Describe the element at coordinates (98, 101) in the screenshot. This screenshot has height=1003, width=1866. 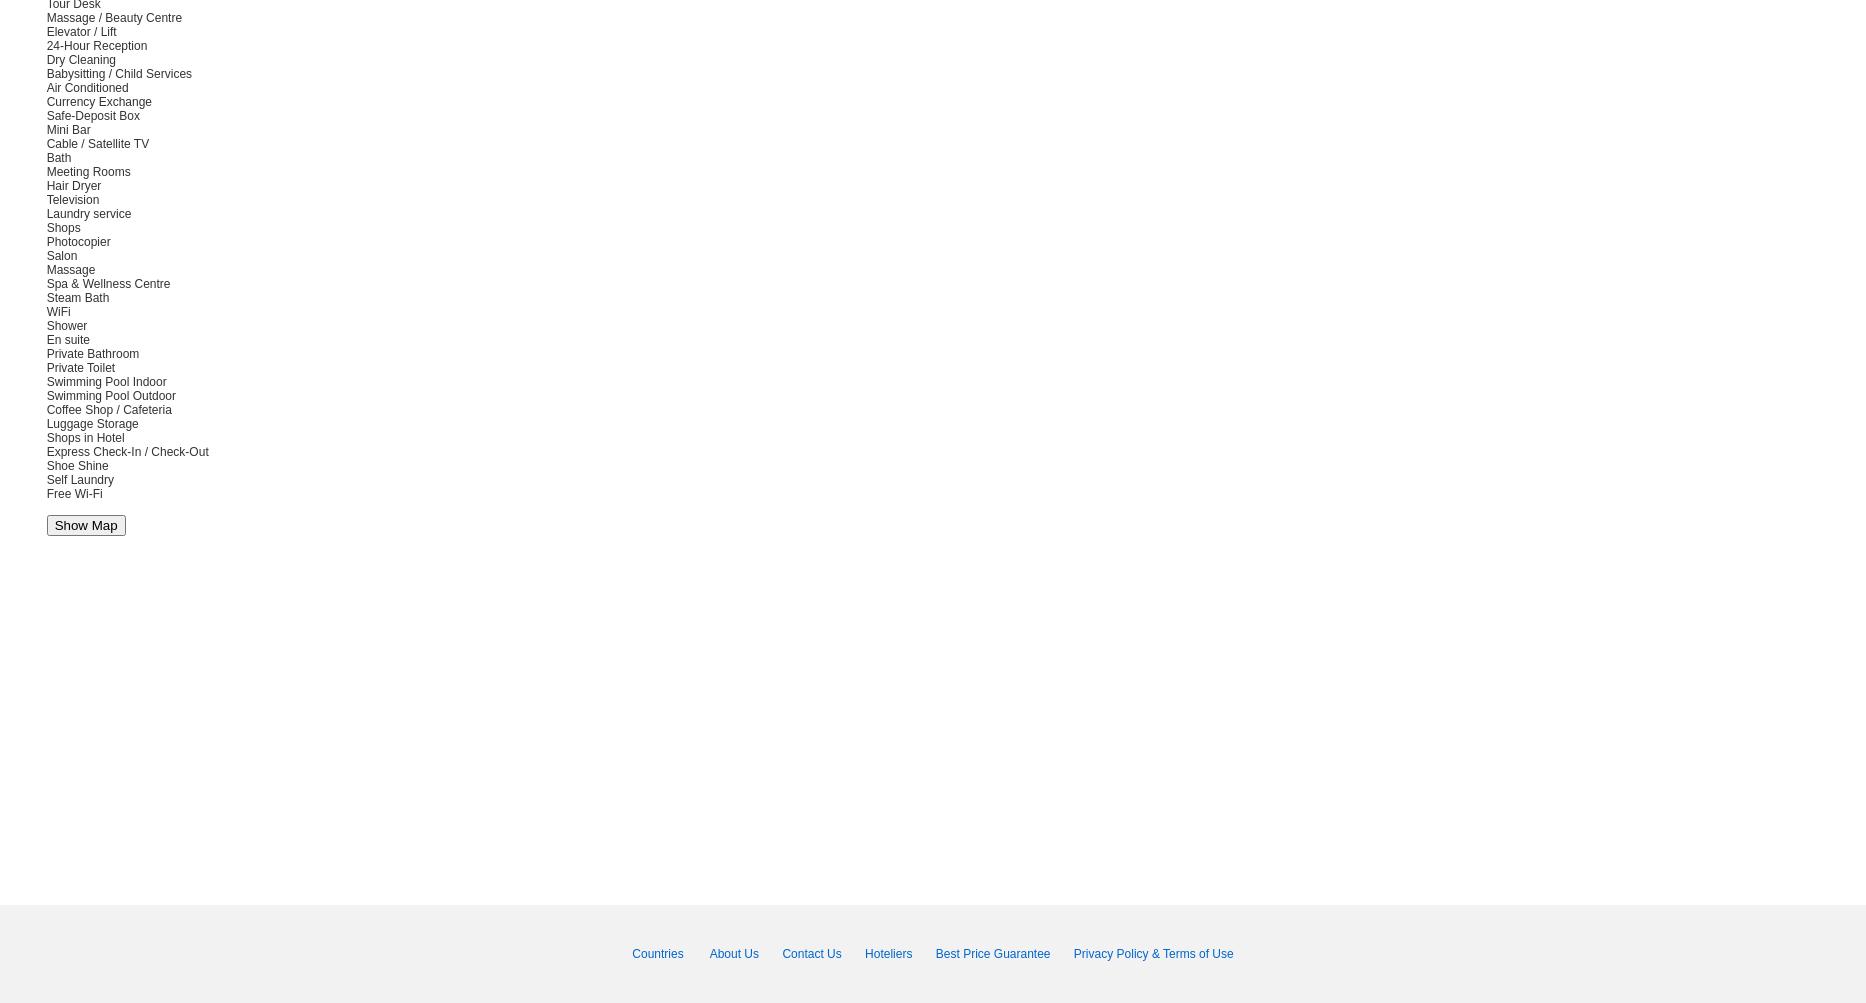
I see `'Currency Exchange'` at that location.